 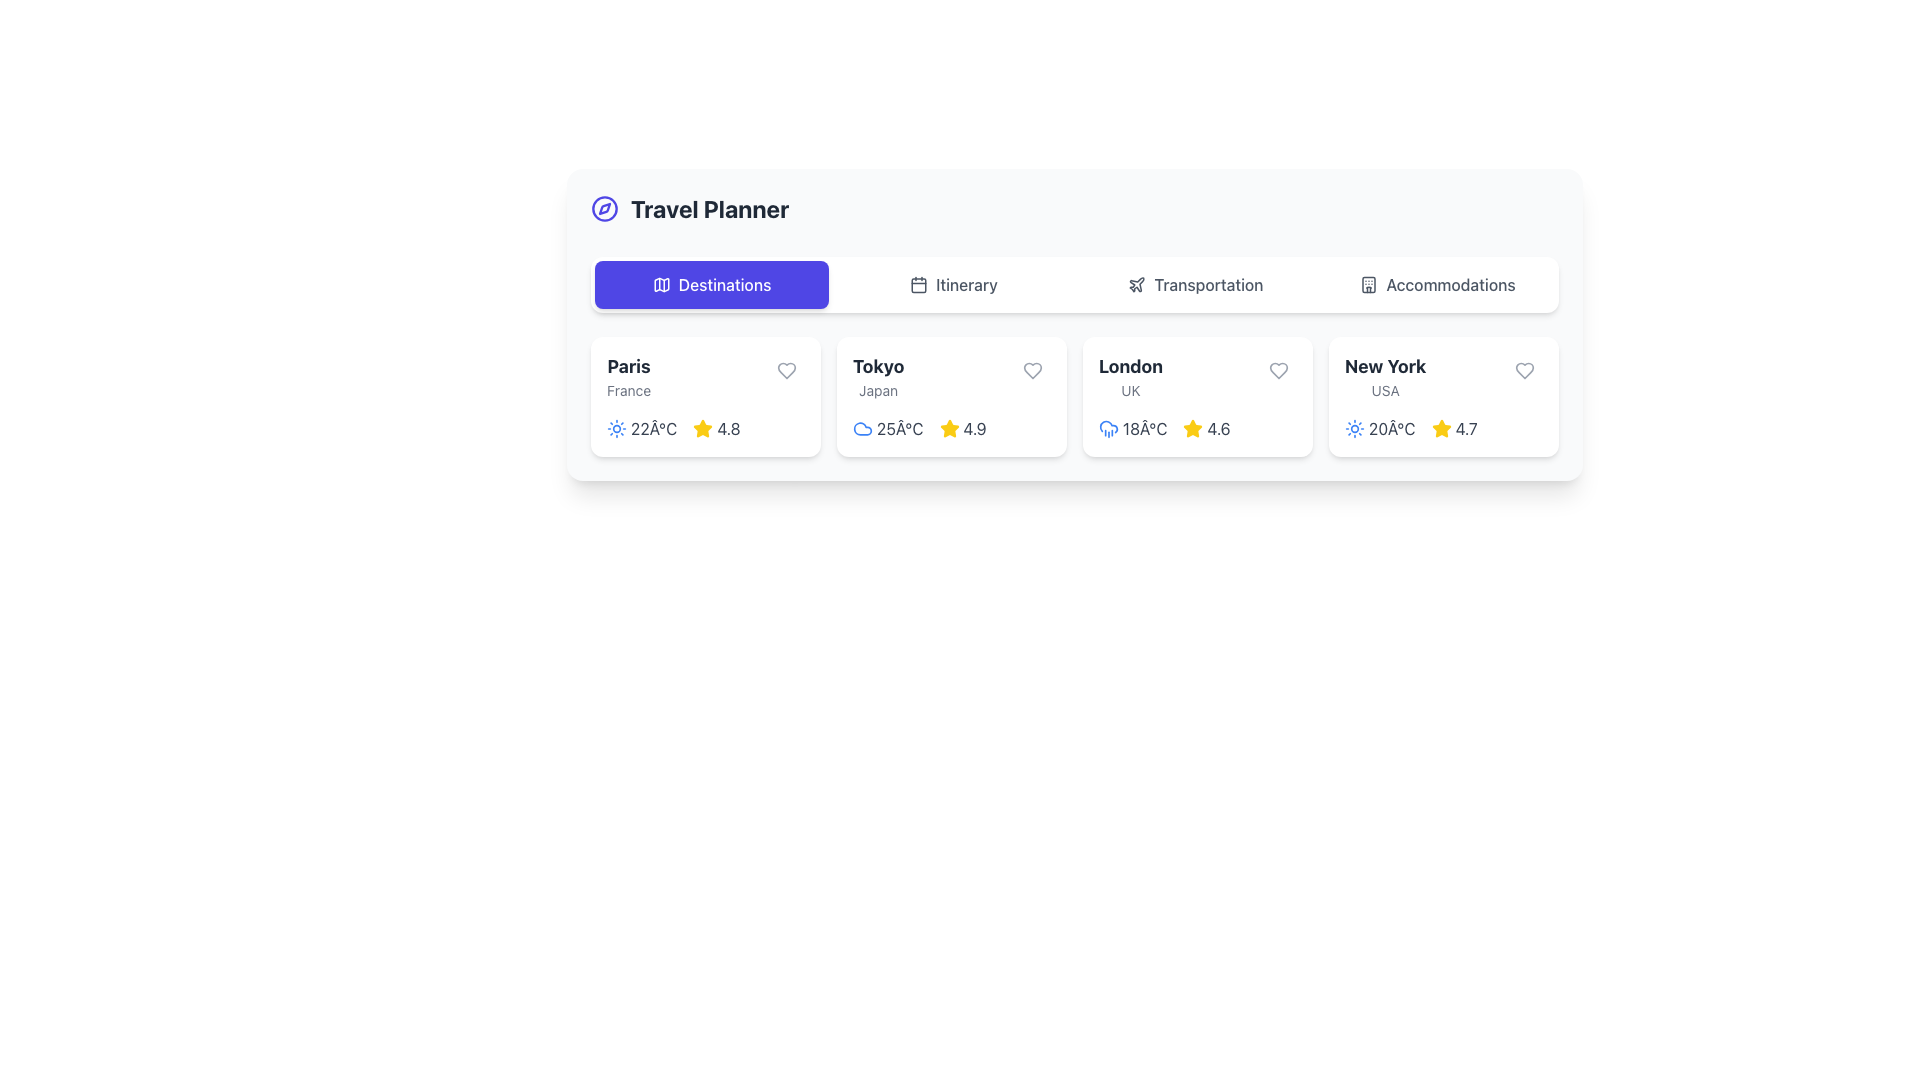 What do you see at coordinates (1368, 285) in the screenshot?
I see `the icon representing the 'Accommodations' navigation item, which is located to the left of the 'Accommodations' text in the horizontal navigation menu` at bounding box center [1368, 285].